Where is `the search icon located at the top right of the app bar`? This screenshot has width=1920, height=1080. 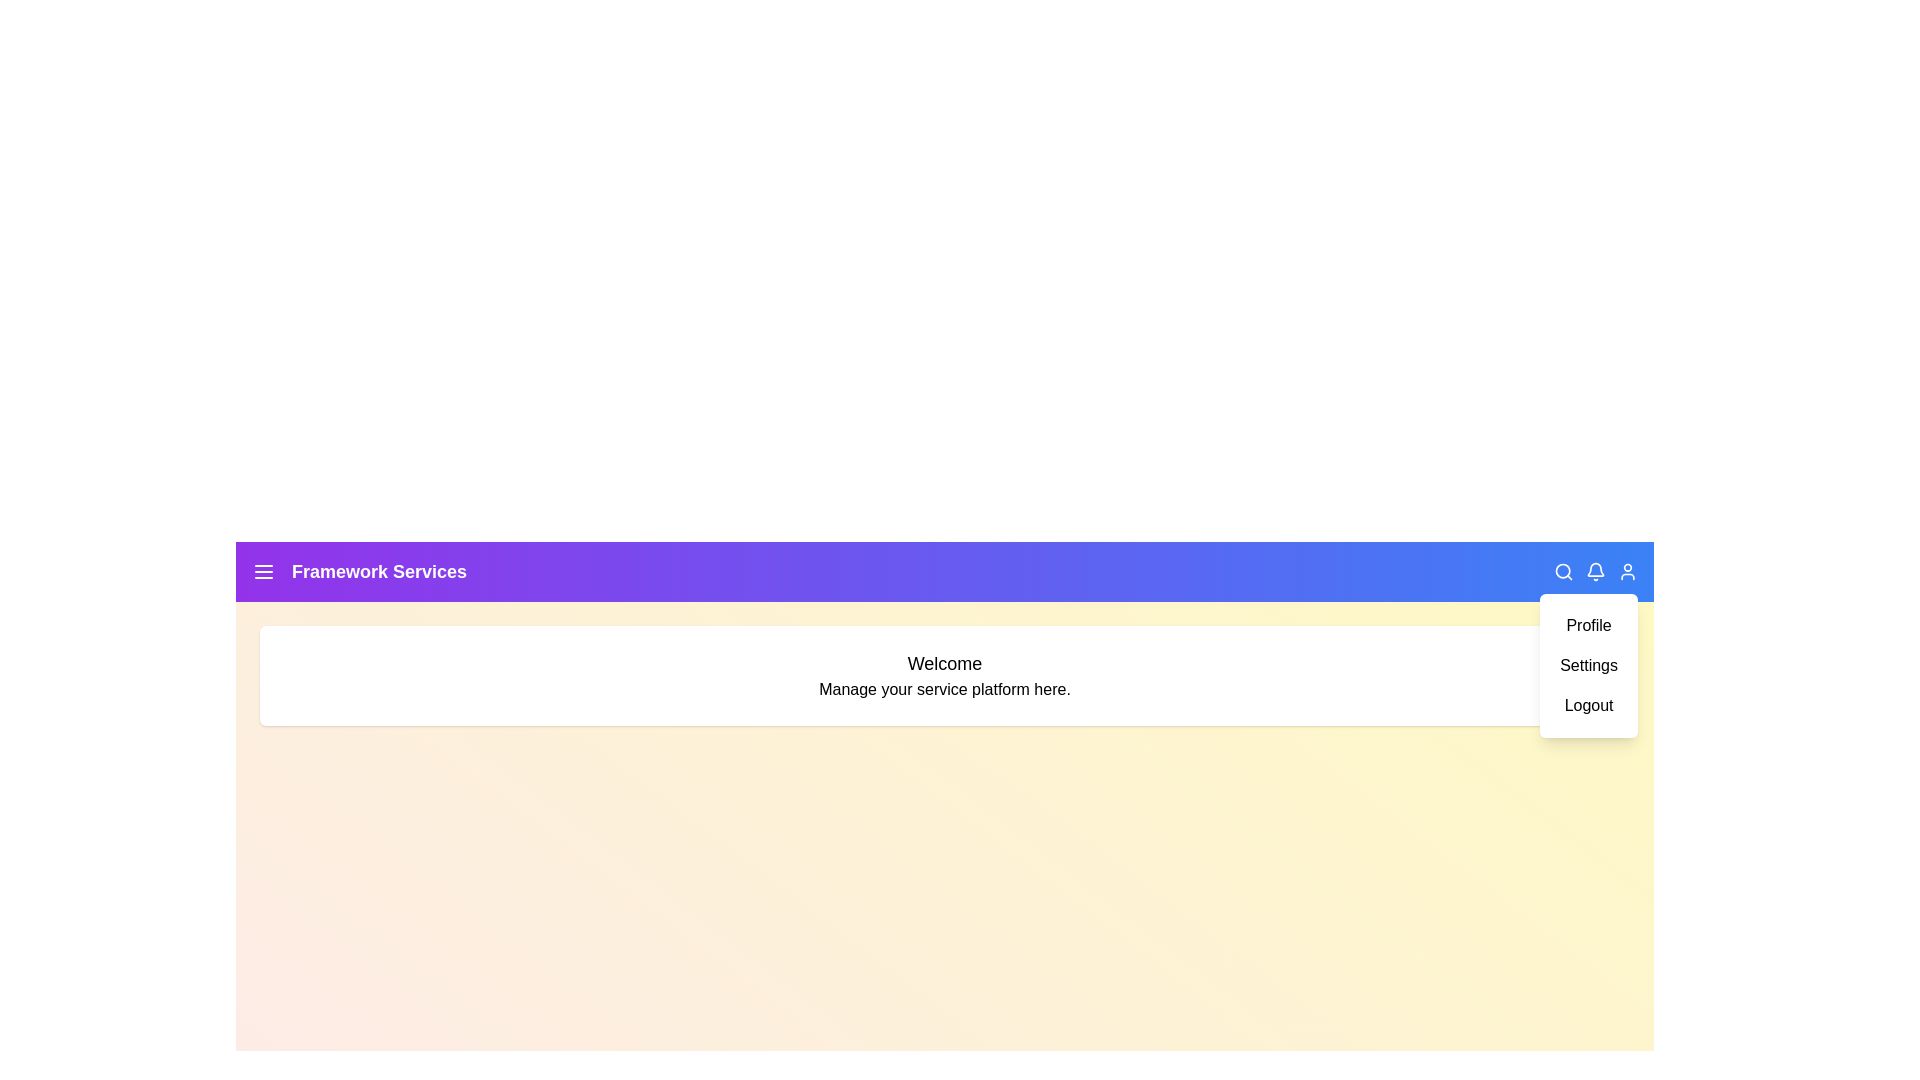
the search icon located at the top right of the app bar is located at coordinates (1563, 571).